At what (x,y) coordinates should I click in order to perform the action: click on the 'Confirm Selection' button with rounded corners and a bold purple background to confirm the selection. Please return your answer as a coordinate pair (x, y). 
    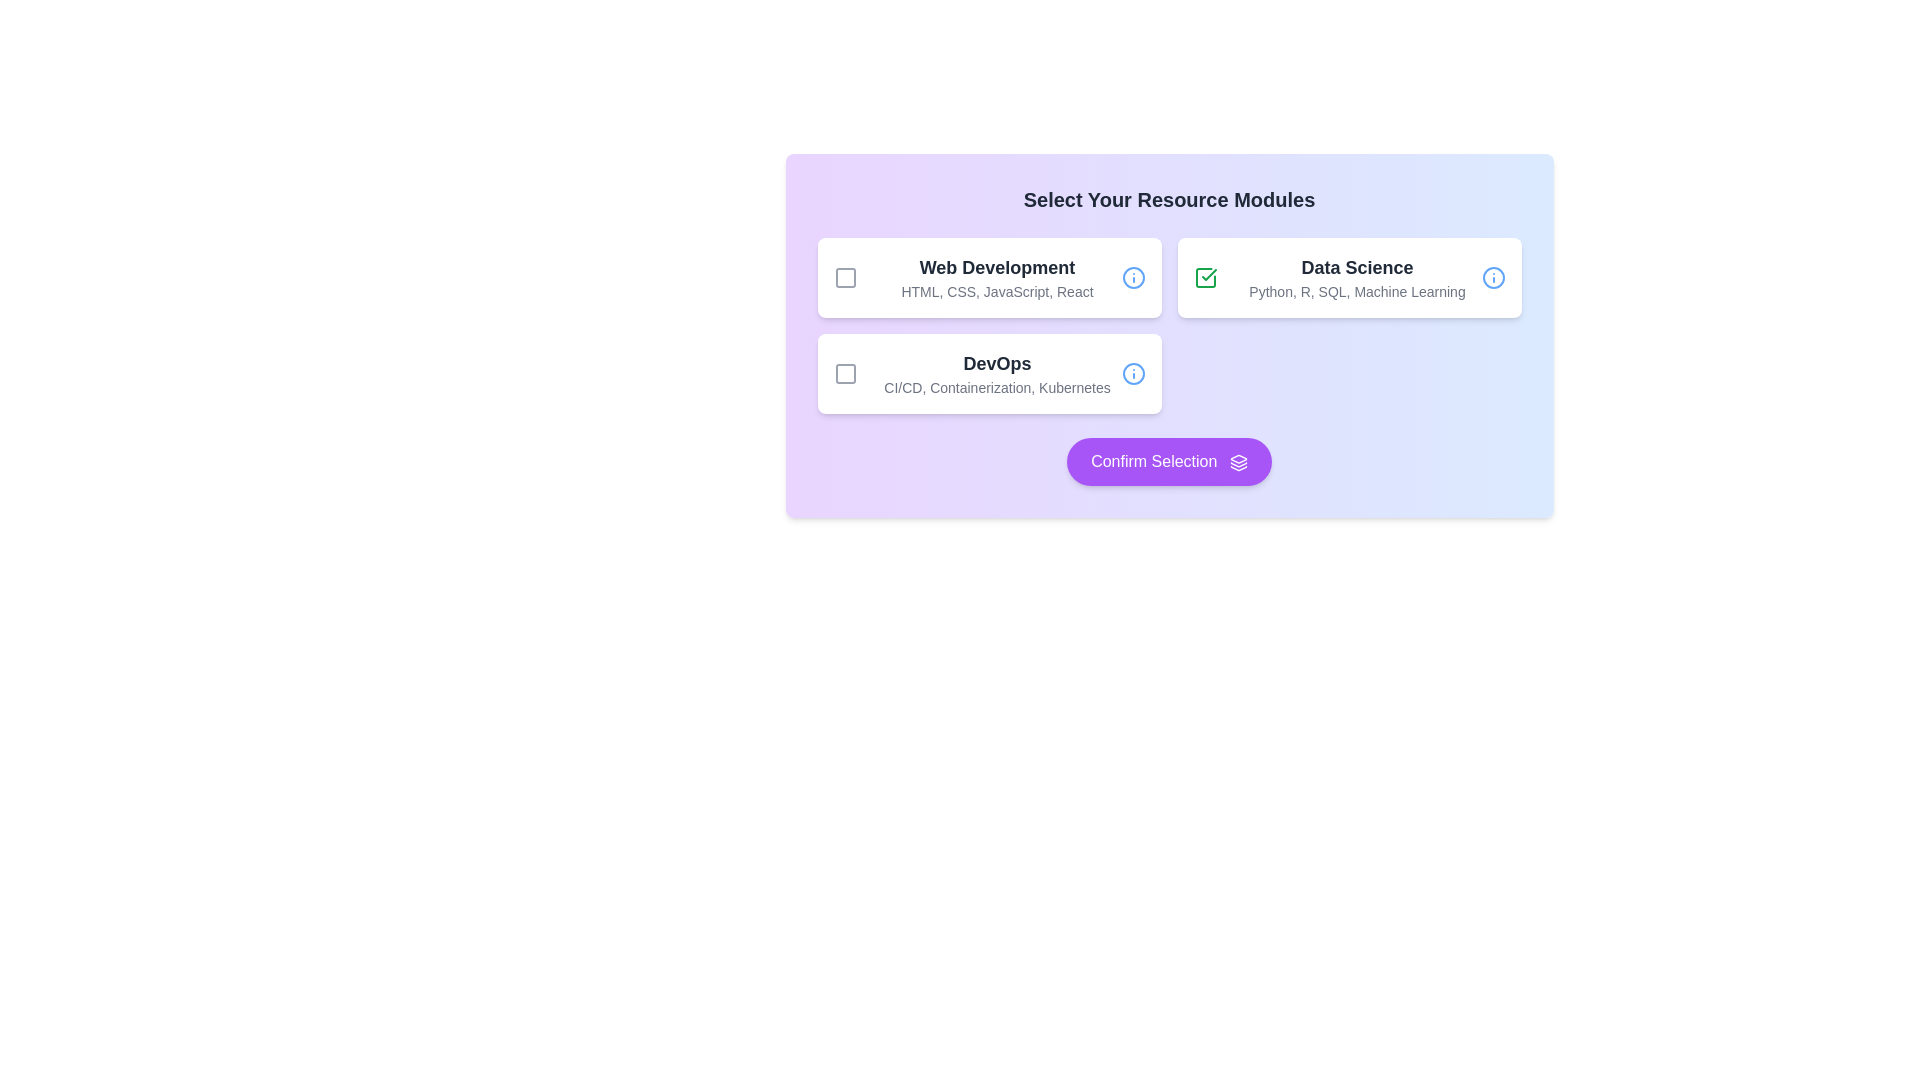
    Looking at the image, I should click on (1169, 462).